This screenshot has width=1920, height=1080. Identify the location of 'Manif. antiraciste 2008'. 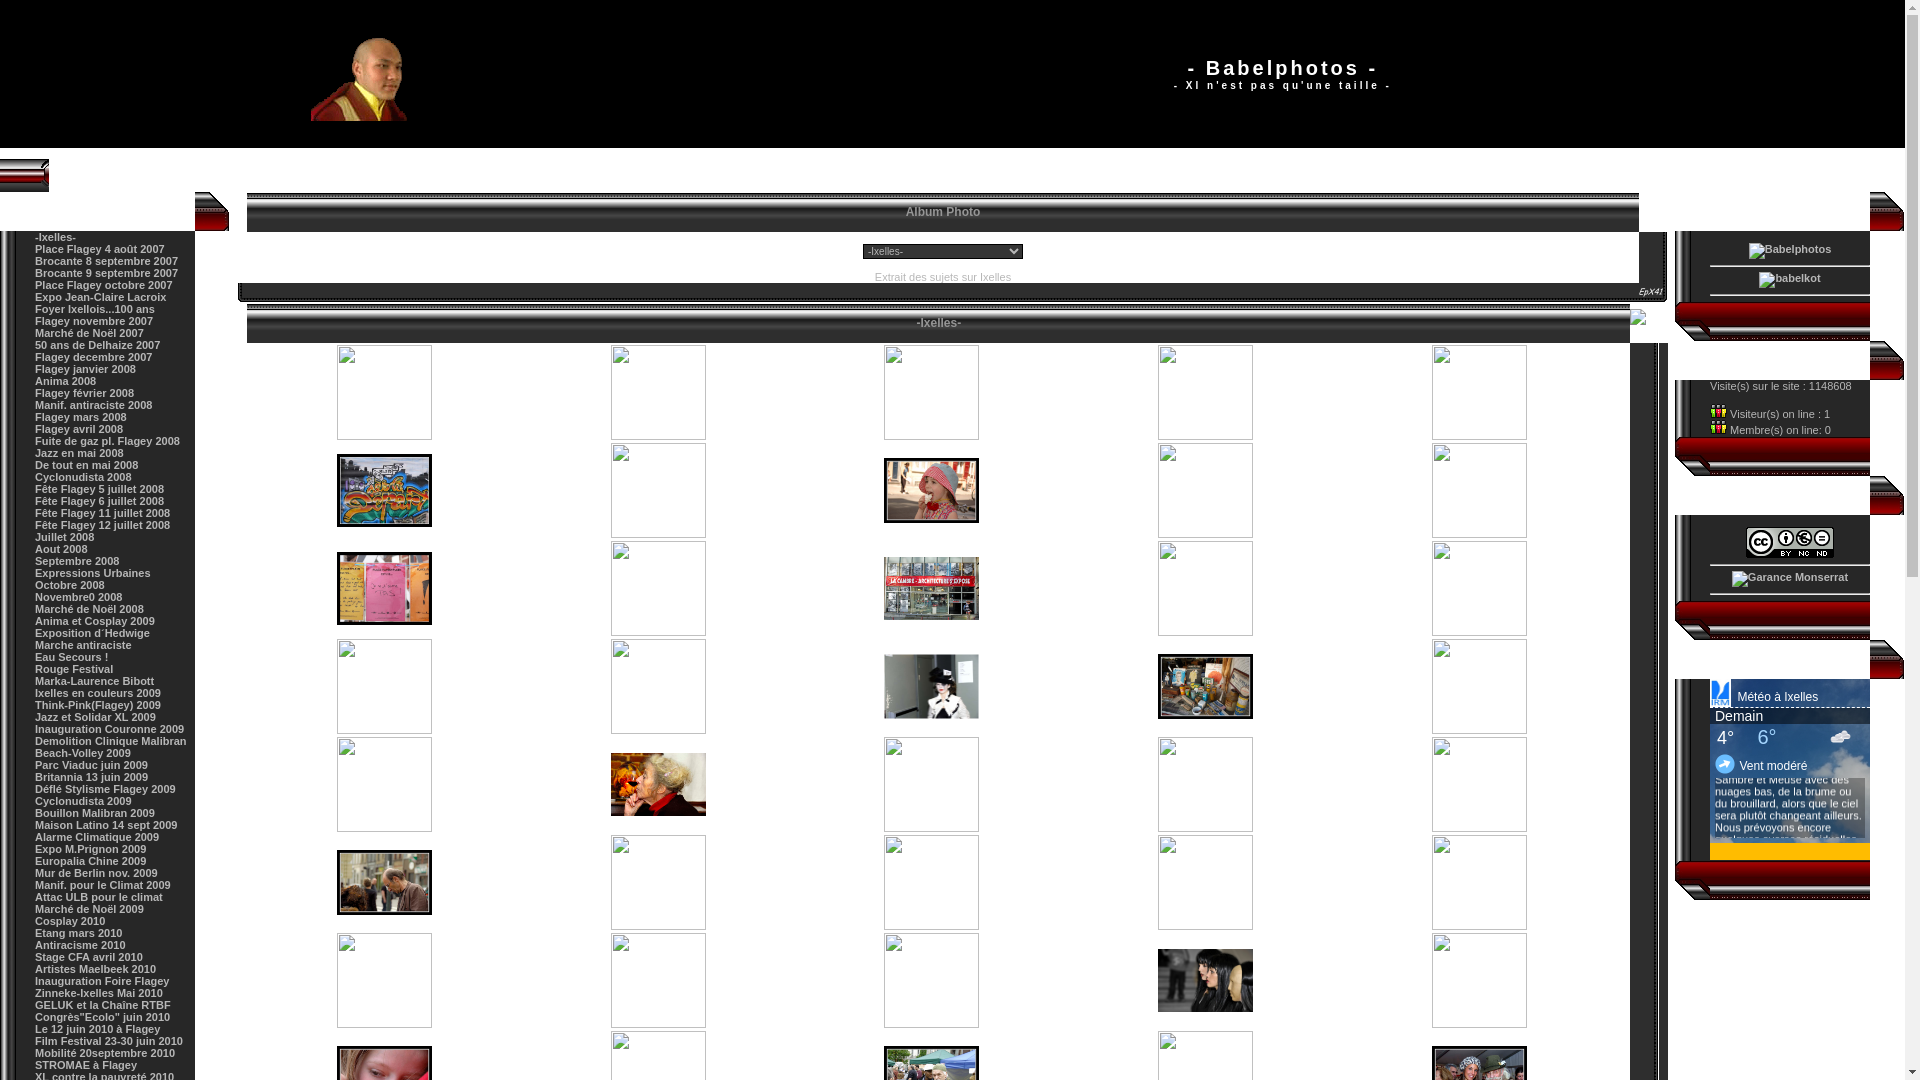
(92, 405).